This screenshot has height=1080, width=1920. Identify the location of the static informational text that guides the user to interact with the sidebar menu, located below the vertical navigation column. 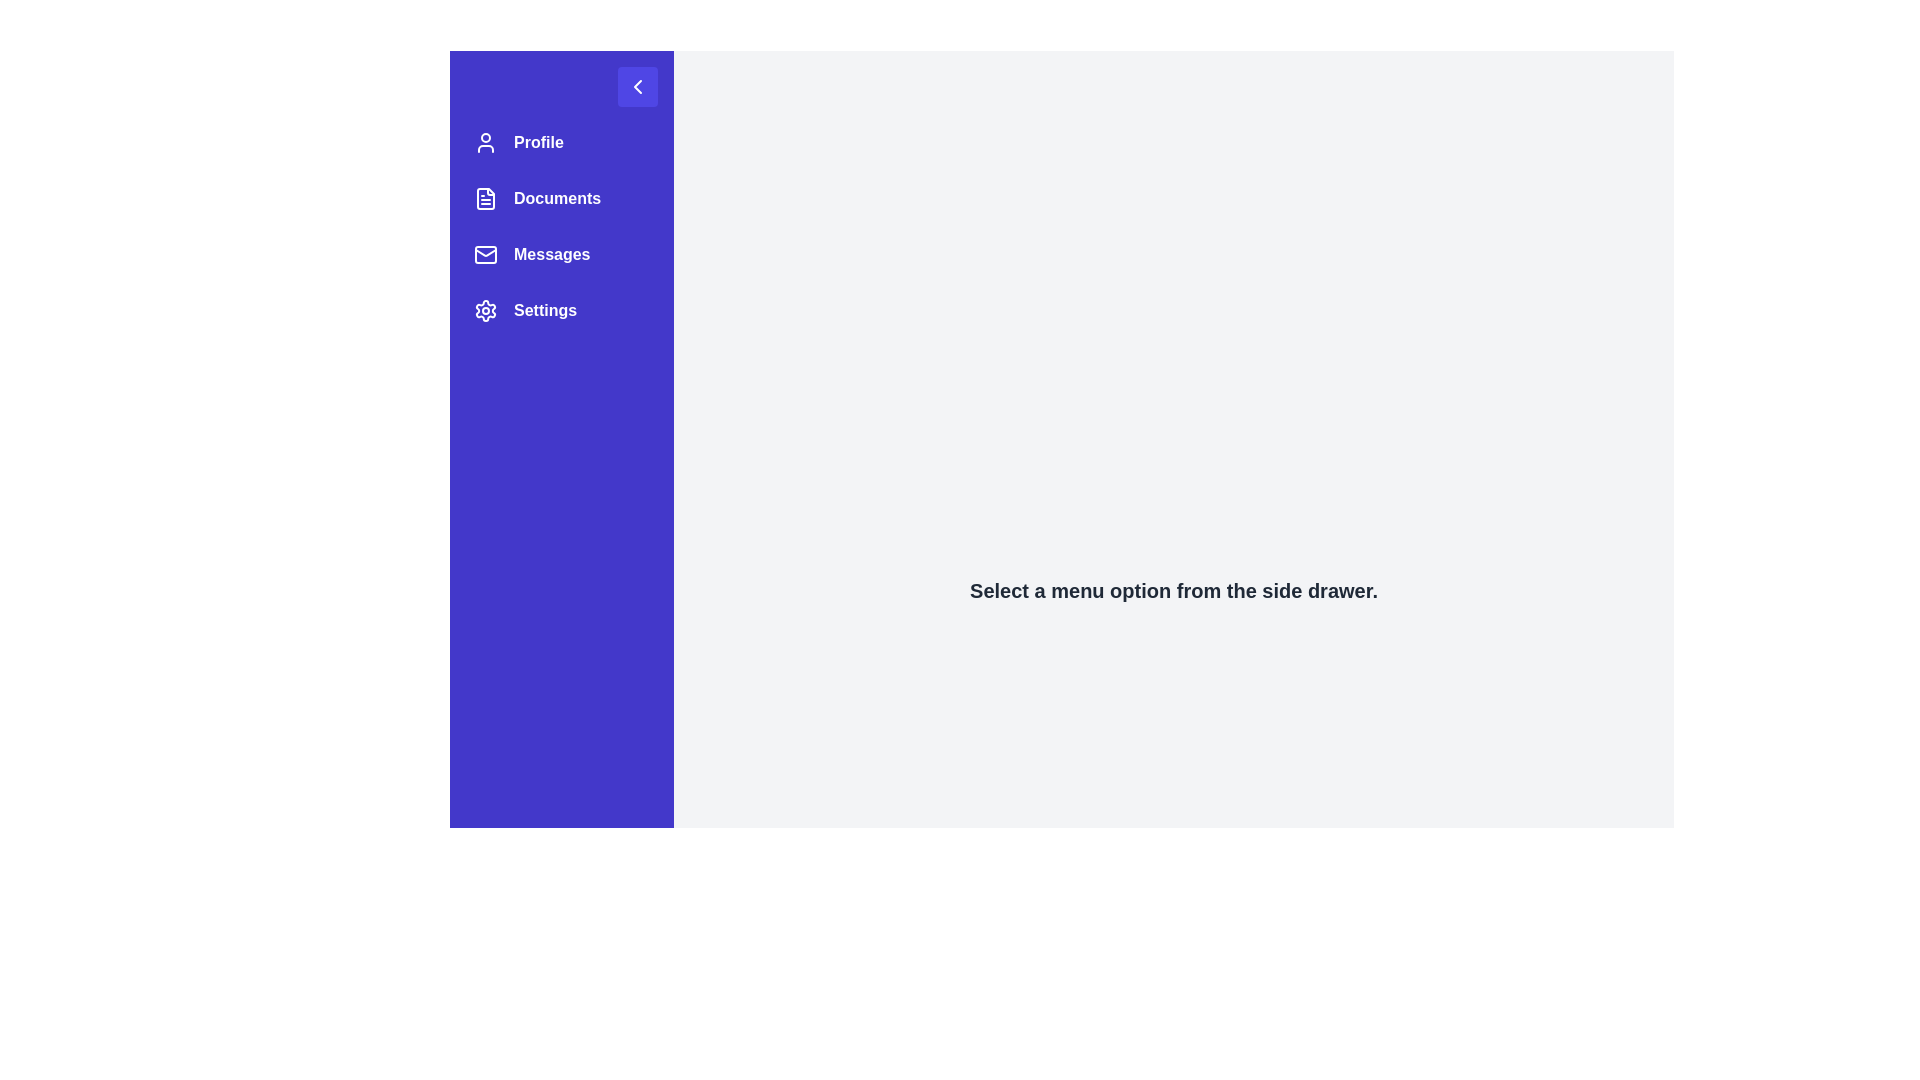
(1174, 589).